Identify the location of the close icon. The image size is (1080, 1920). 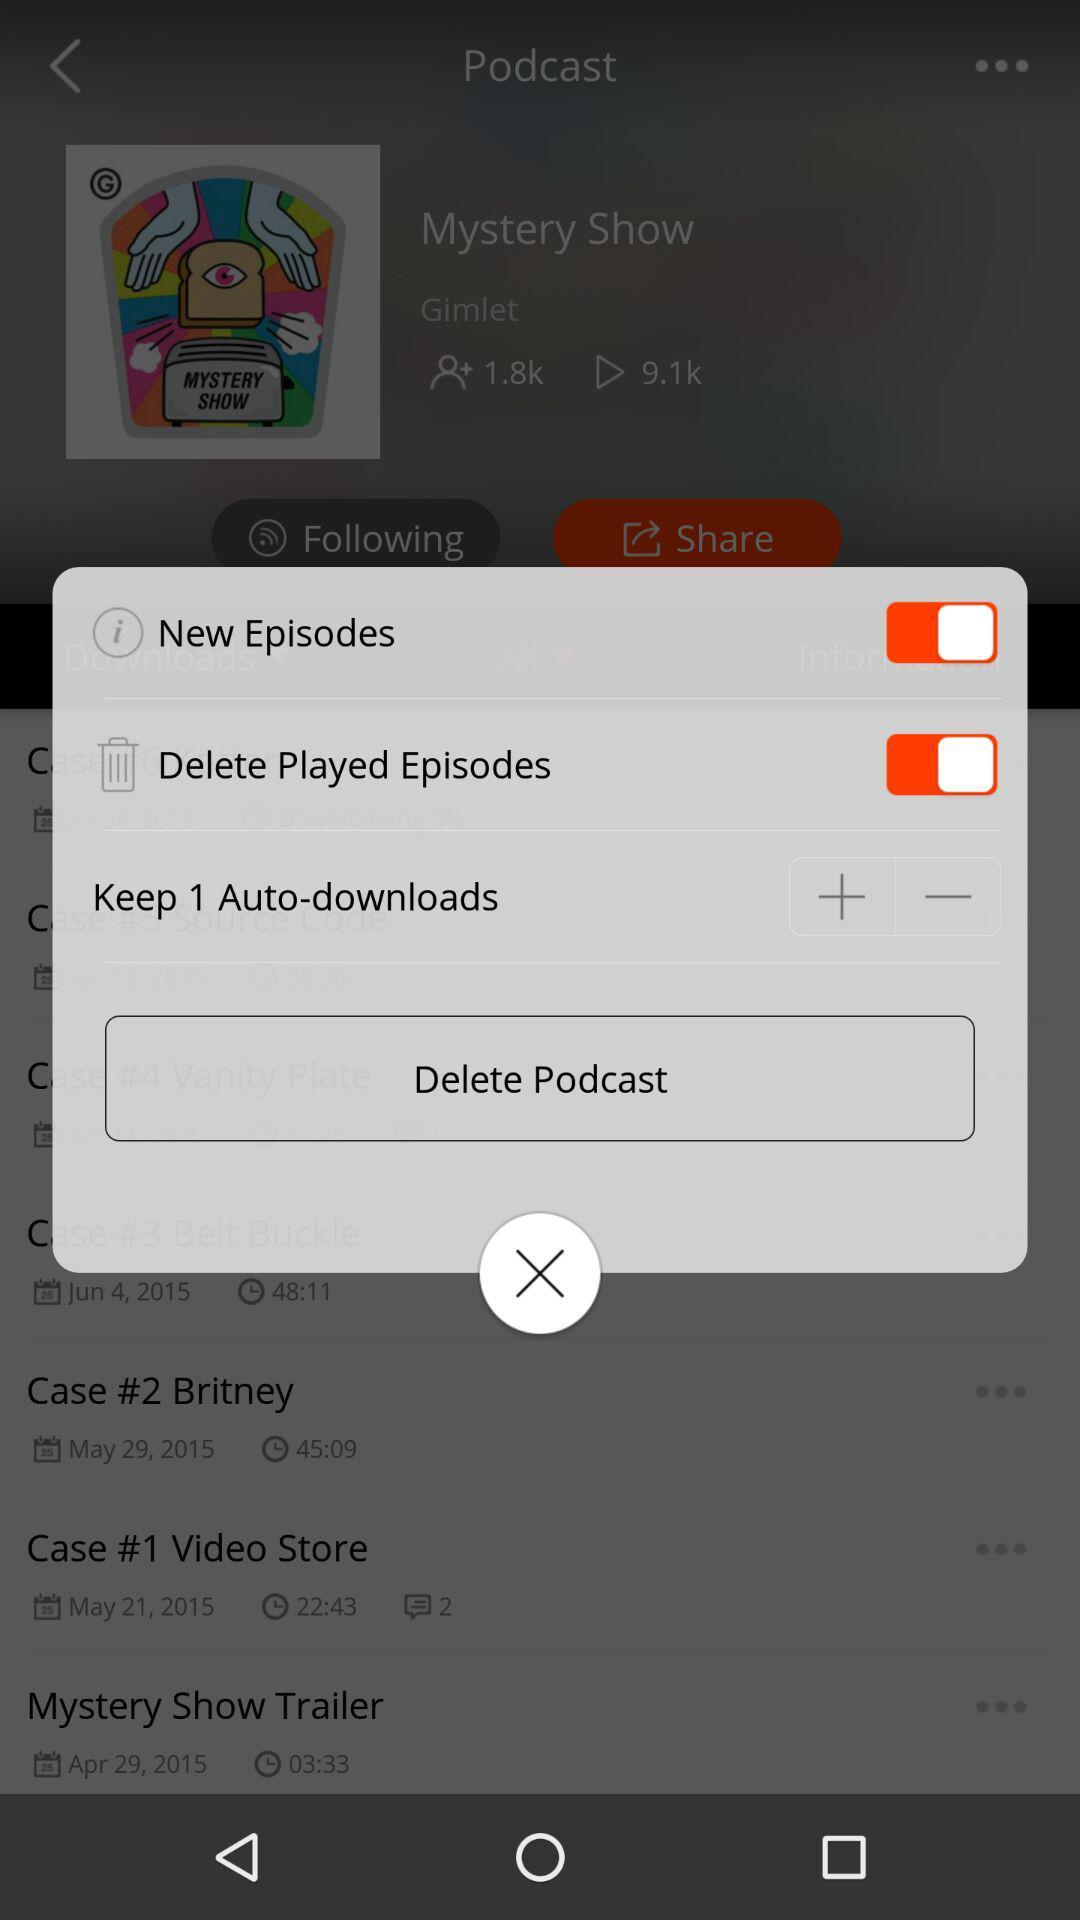
(540, 1272).